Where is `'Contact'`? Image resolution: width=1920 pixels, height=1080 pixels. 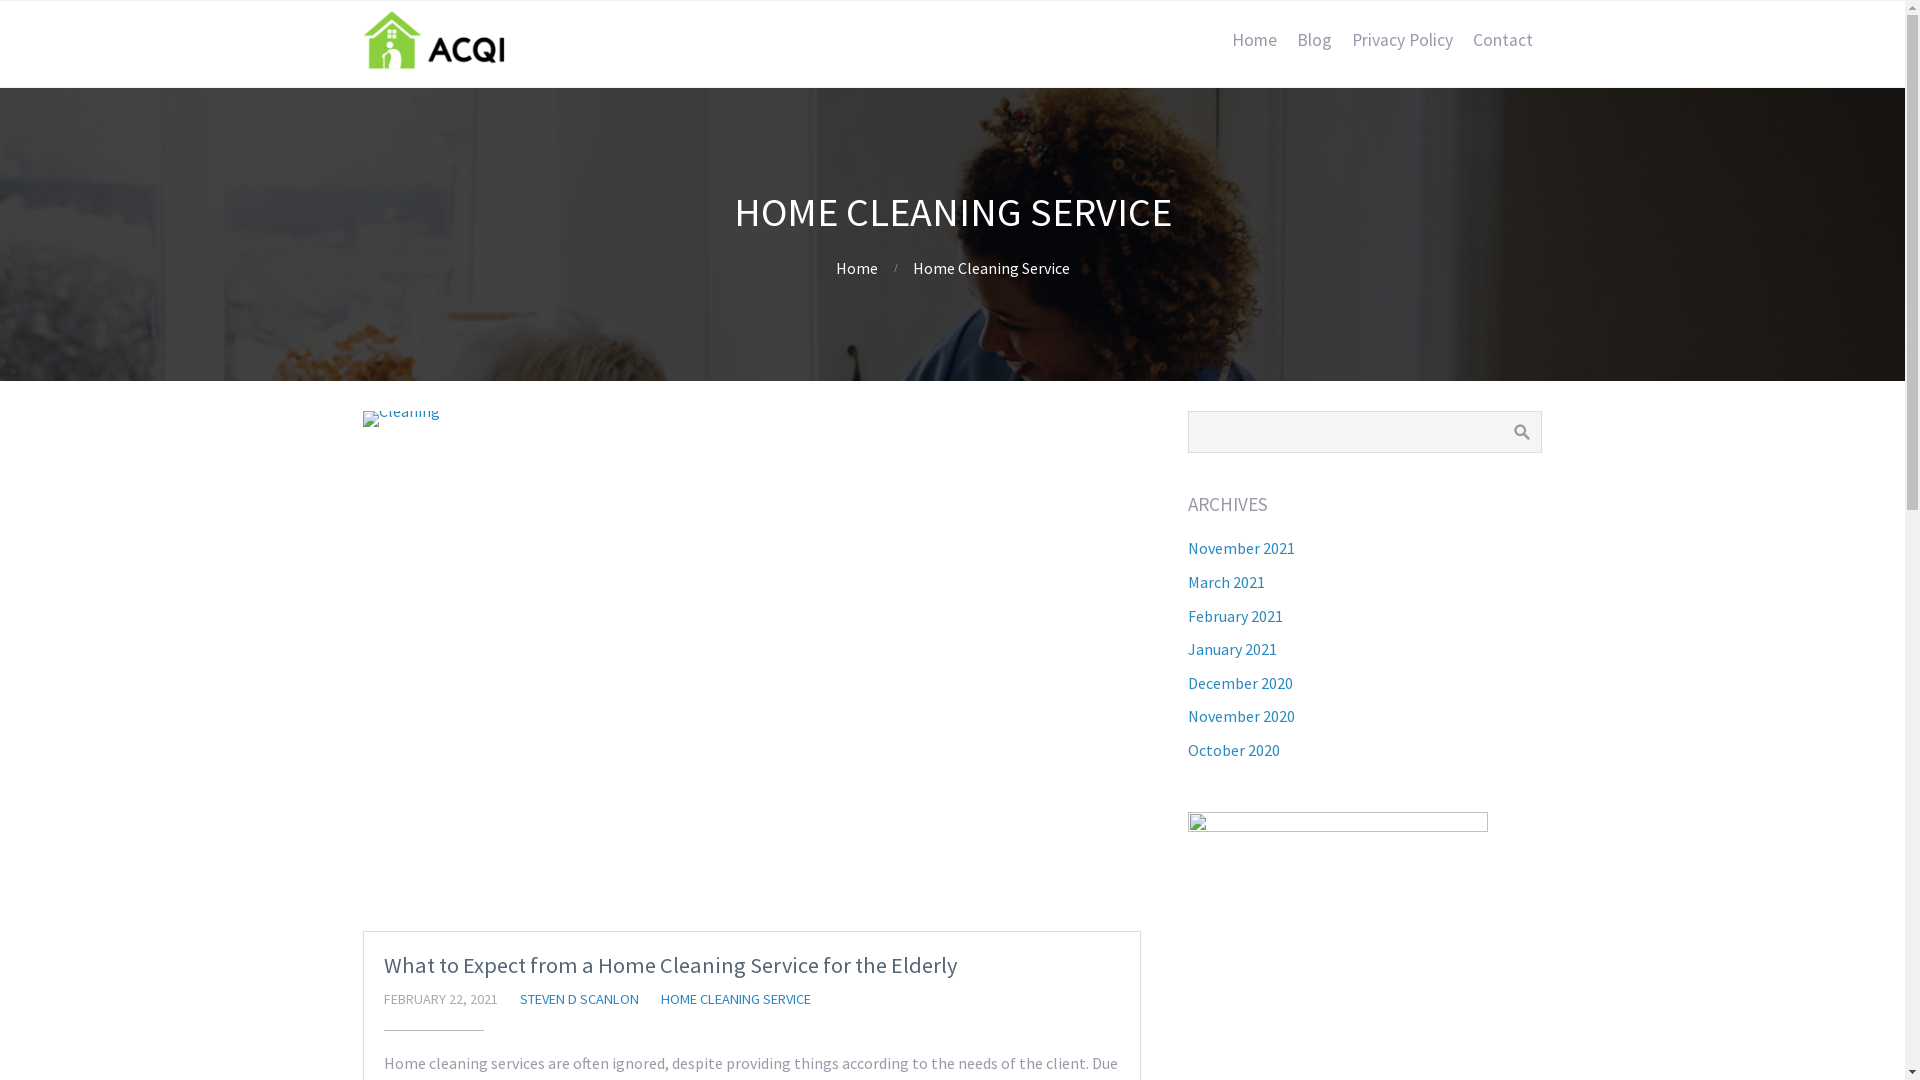
'Contact' is located at coordinates (1502, 39).